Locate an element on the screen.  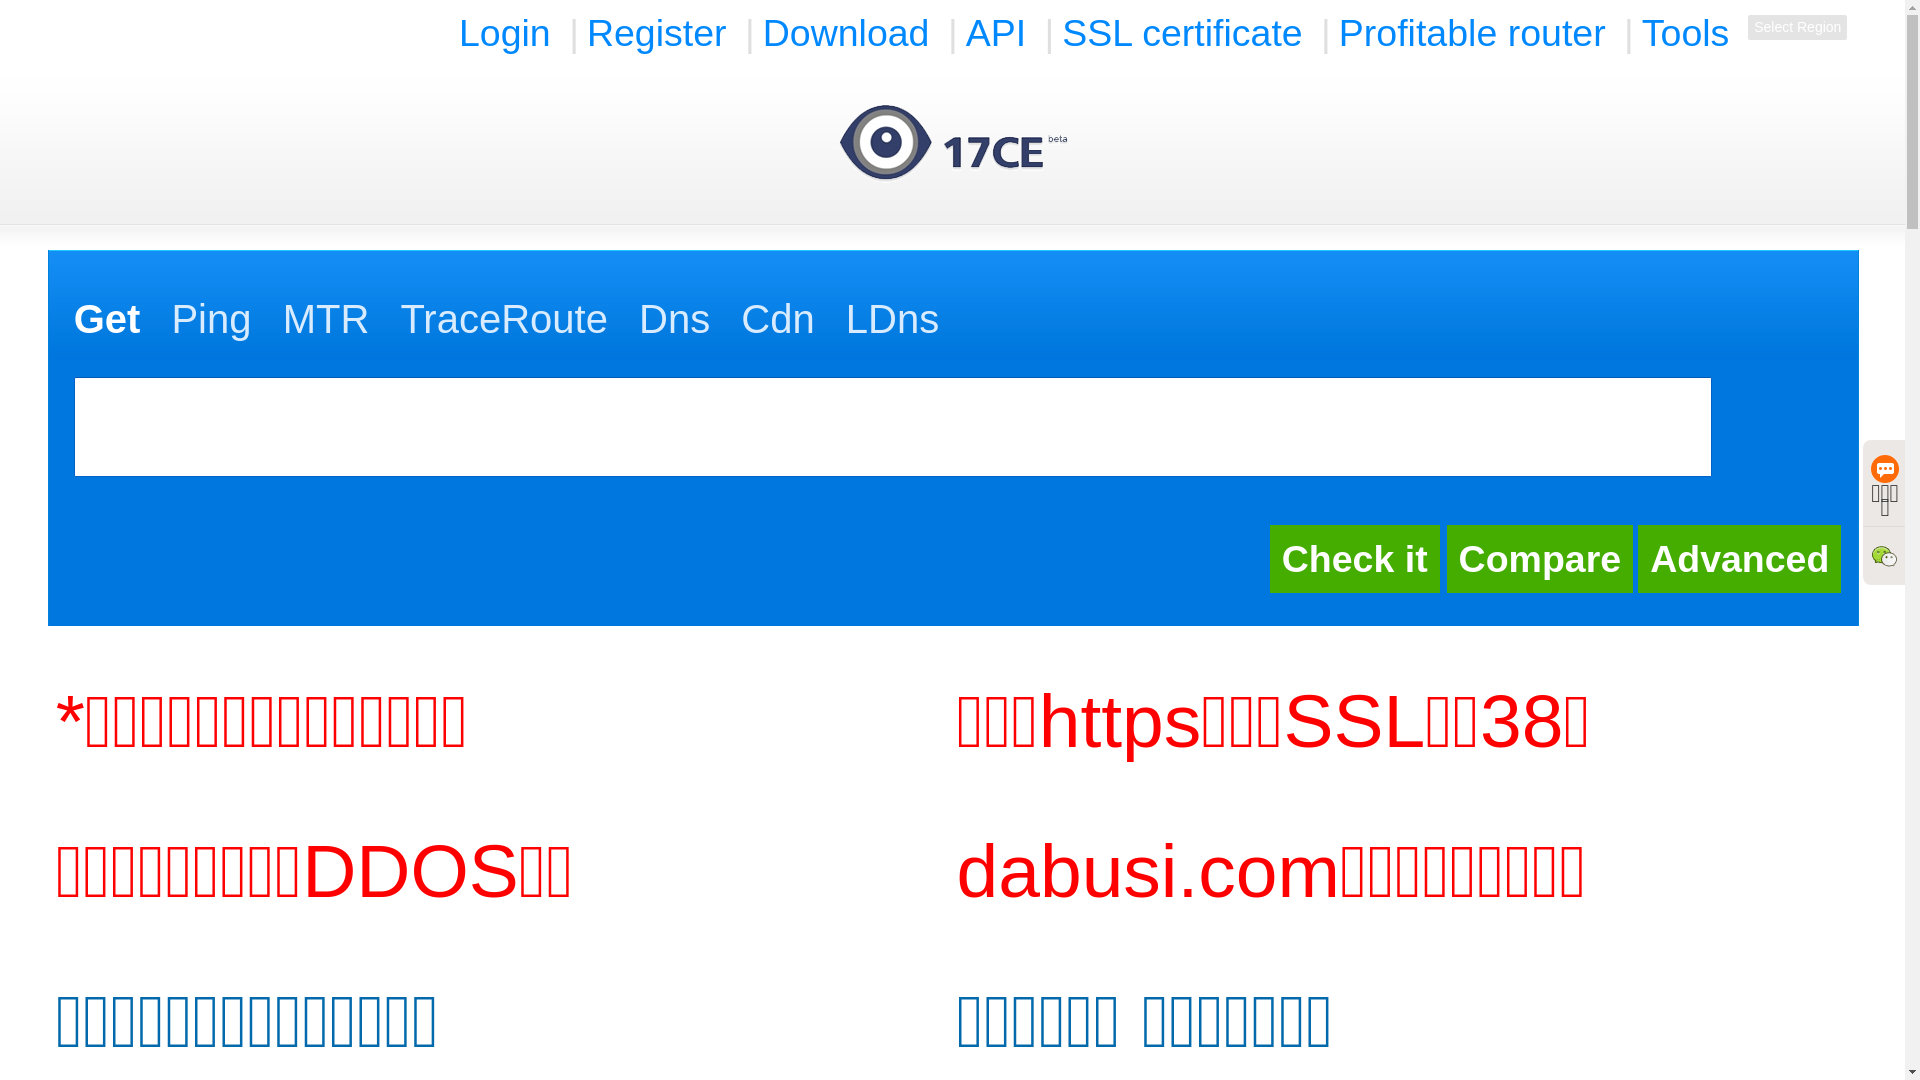
'Cdn' is located at coordinates (739, 318).